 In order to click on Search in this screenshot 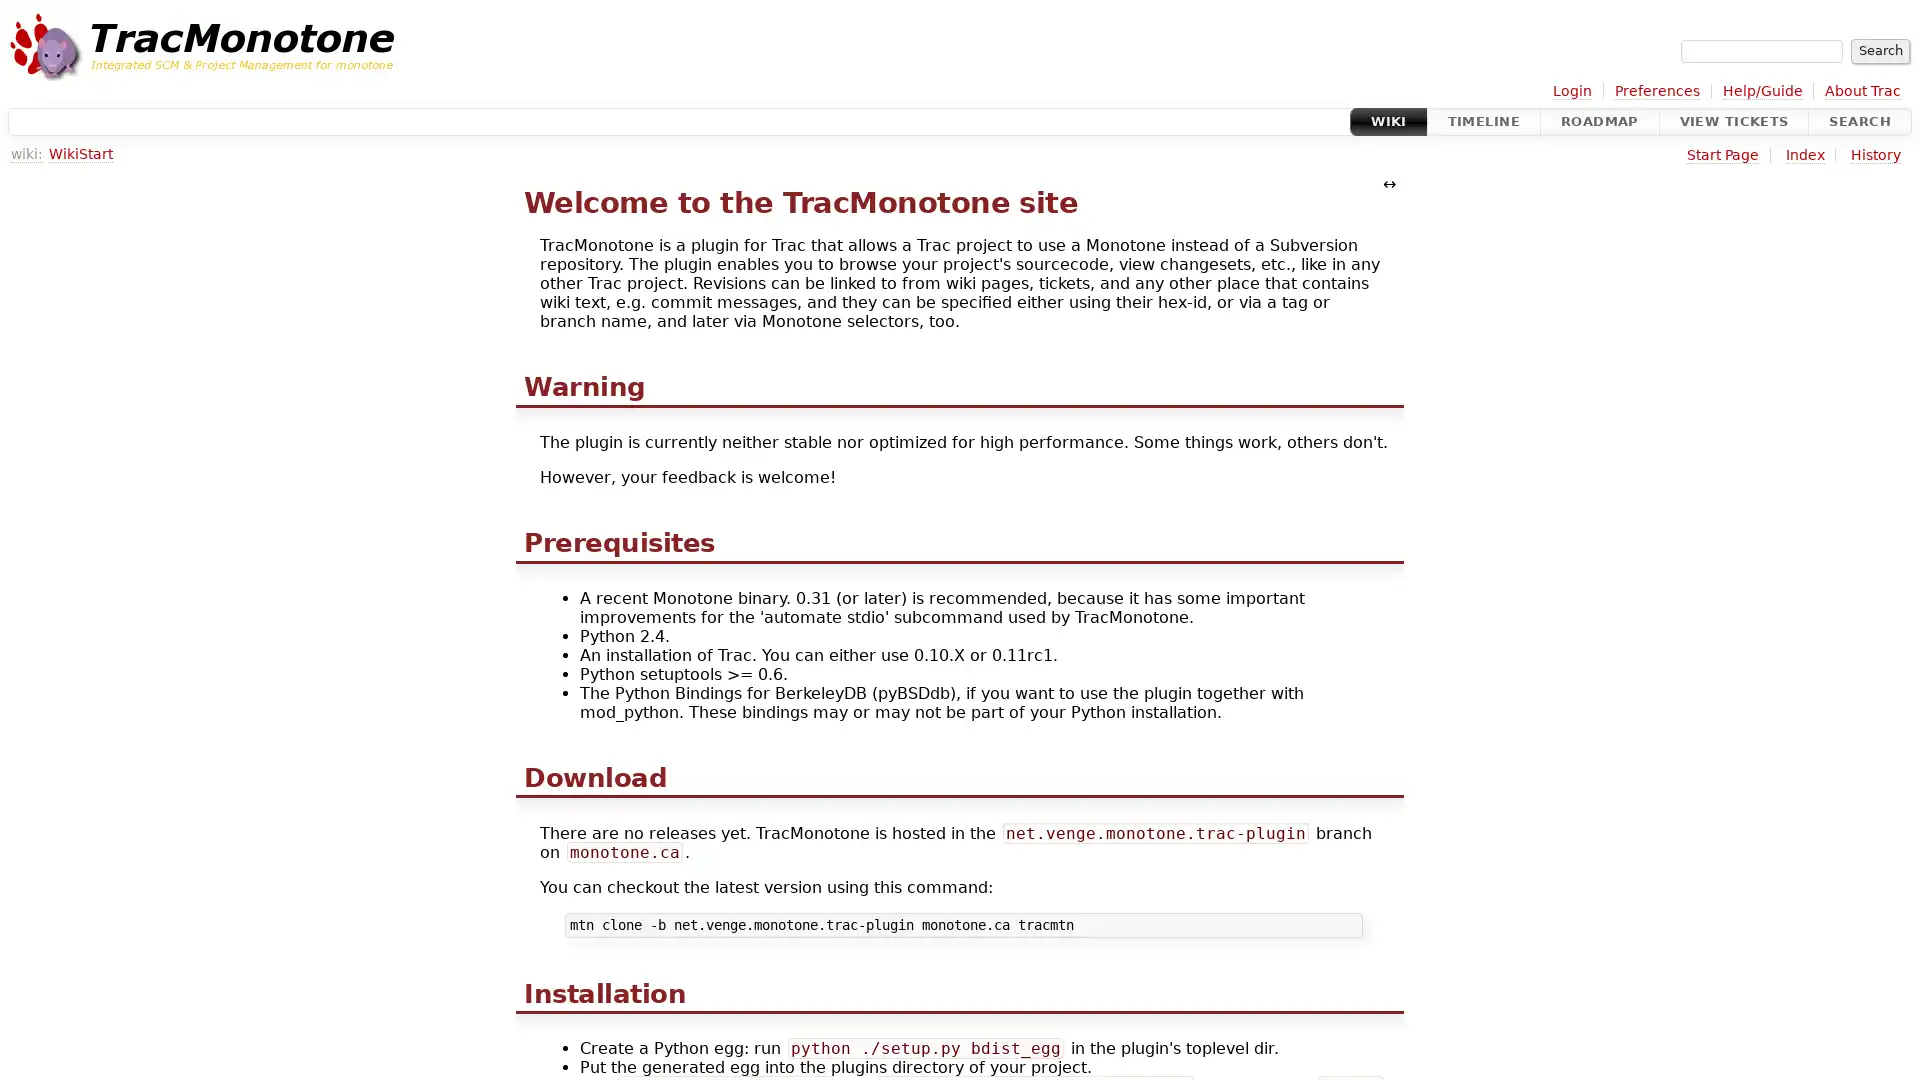, I will do `click(1879, 49)`.